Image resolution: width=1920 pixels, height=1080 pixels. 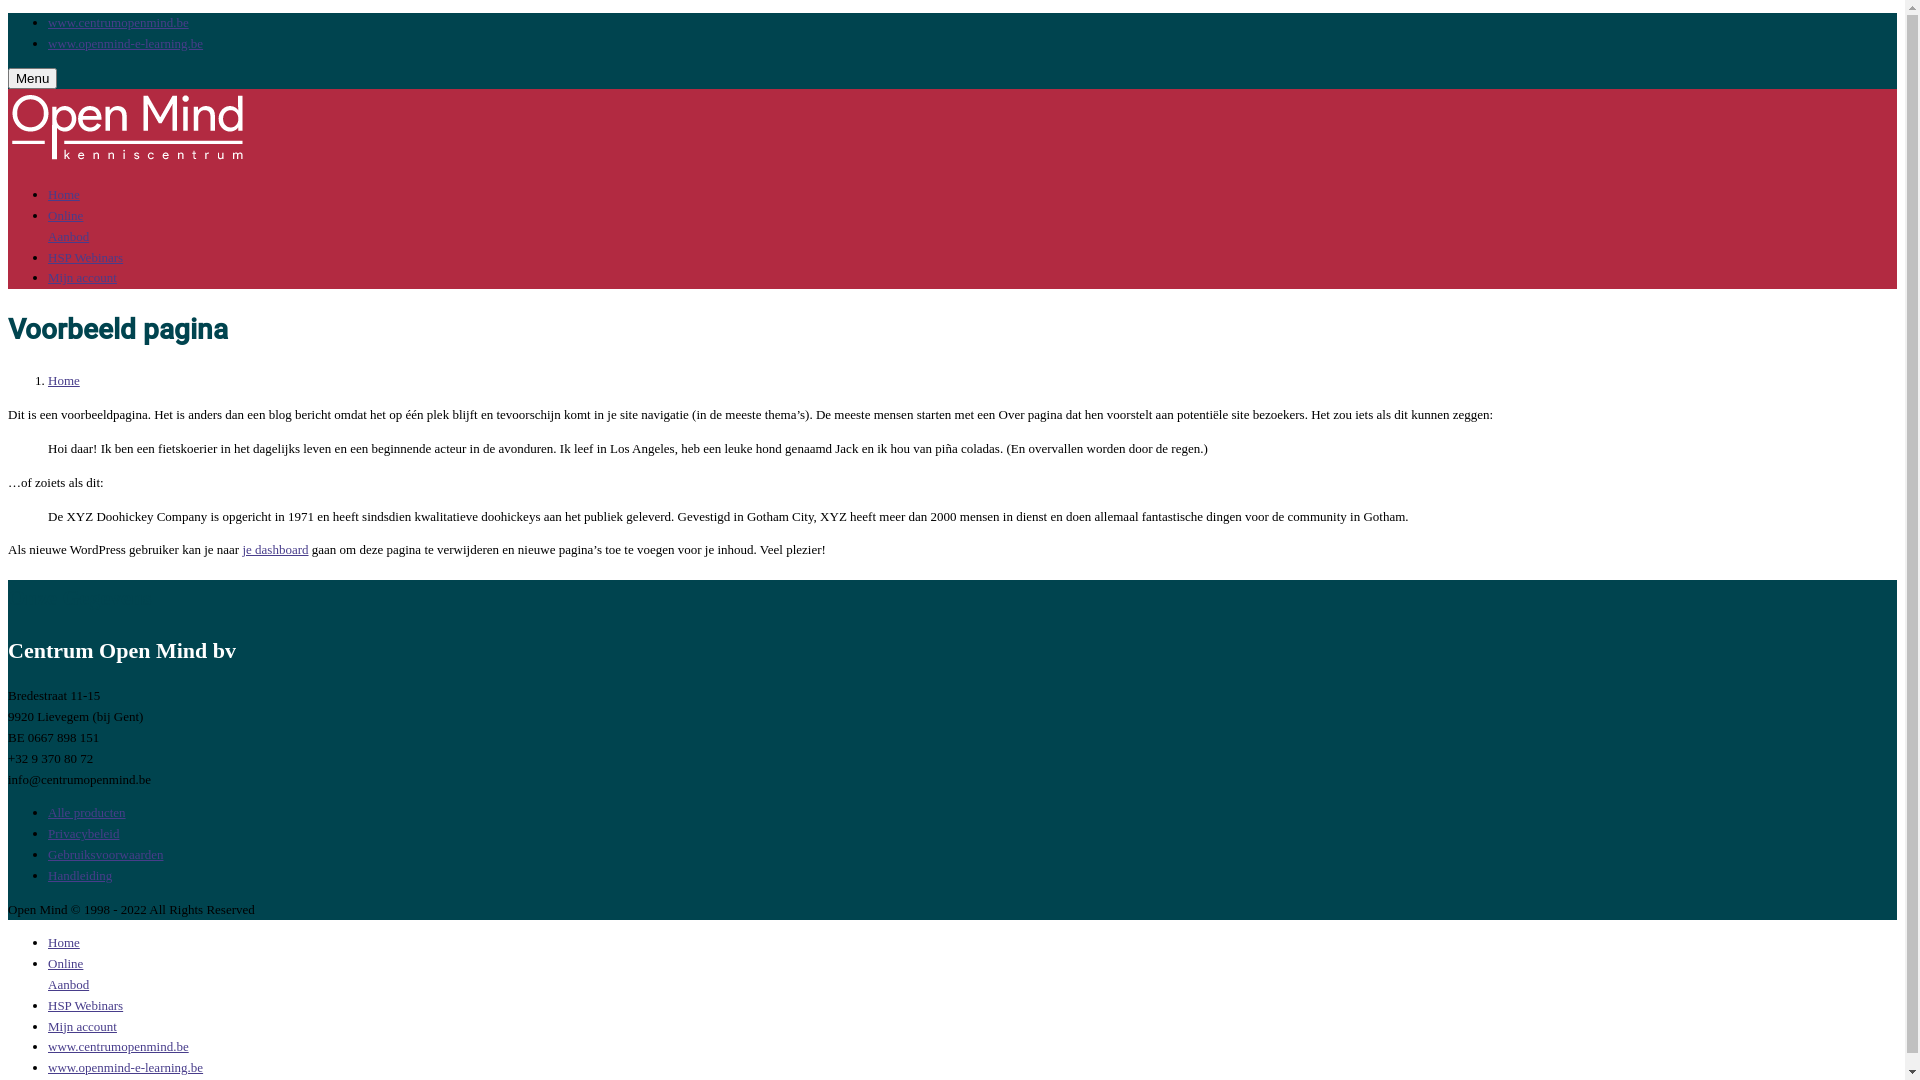 I want to click on 'Privacybeleid', so click(x=82, y=833).